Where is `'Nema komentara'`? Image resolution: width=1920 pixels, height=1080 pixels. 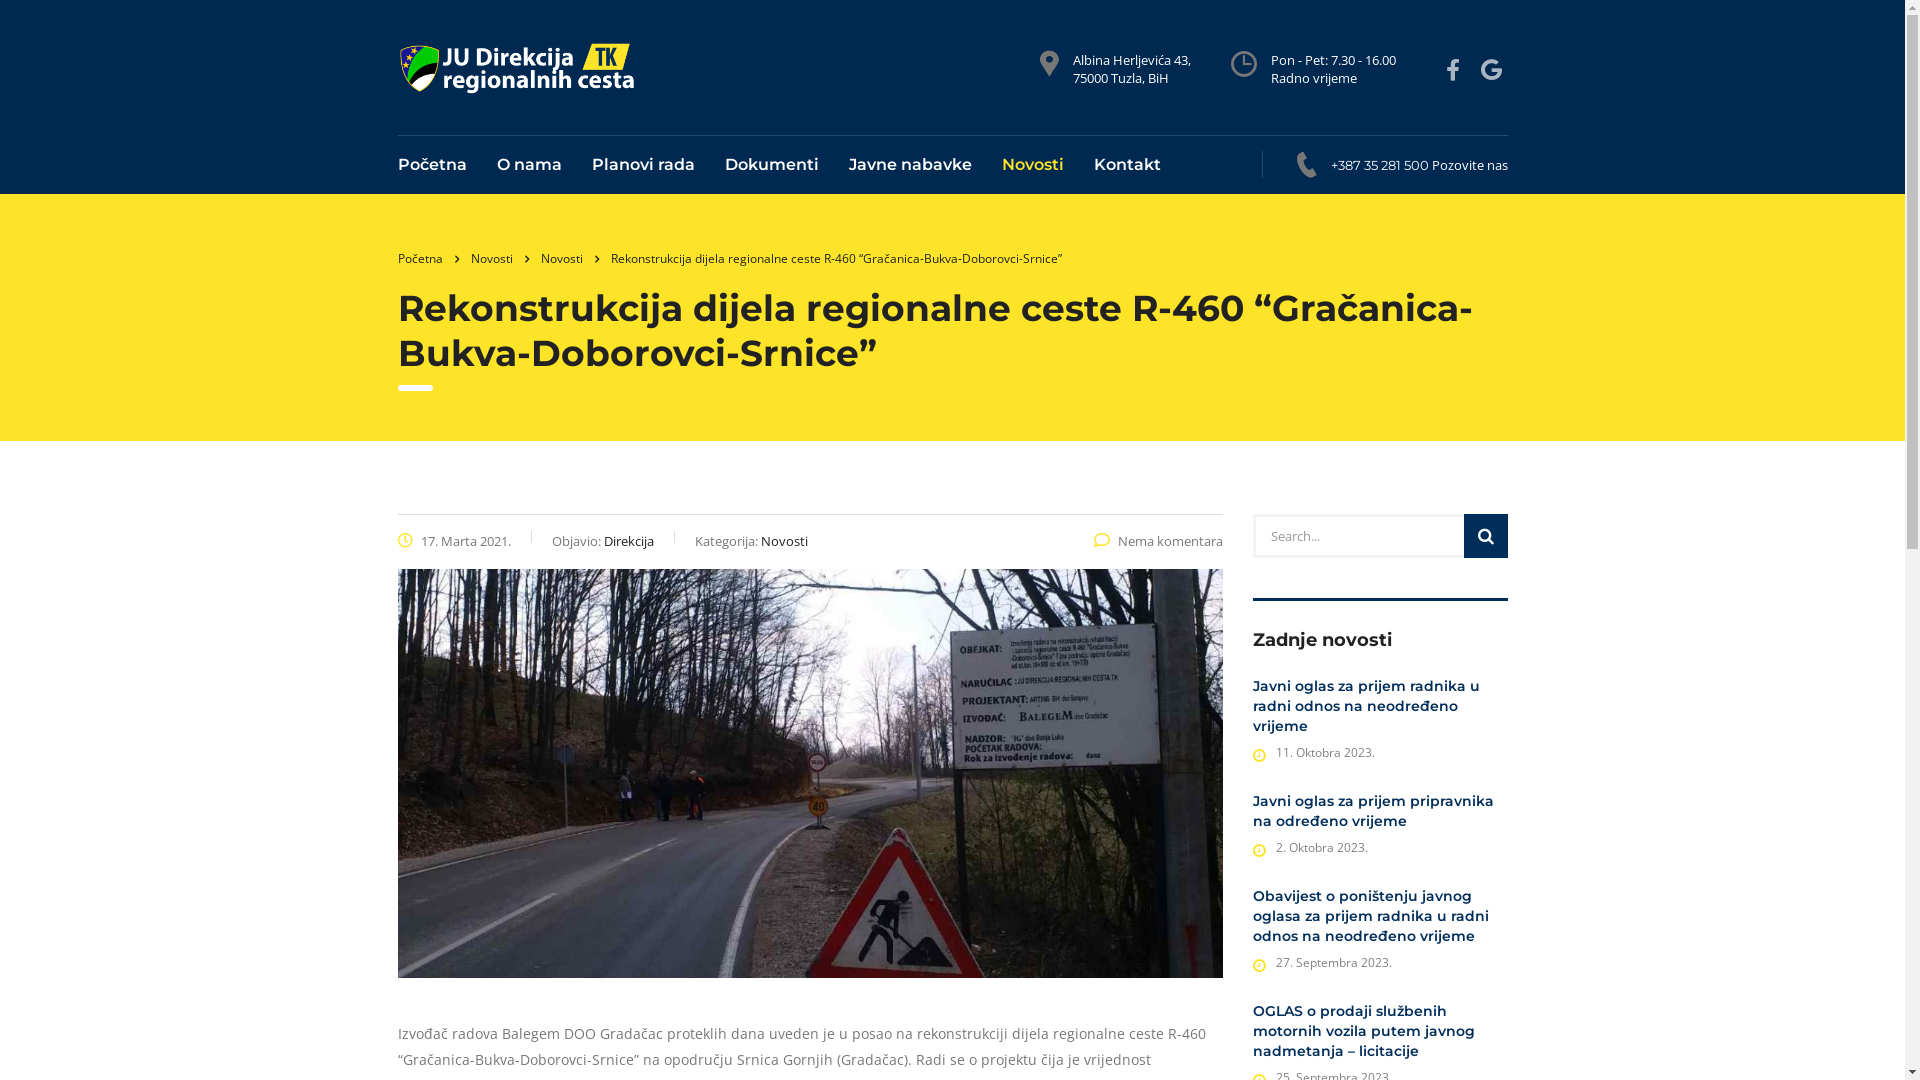
'Nema komentara' is located at coordinates (1158, 540).